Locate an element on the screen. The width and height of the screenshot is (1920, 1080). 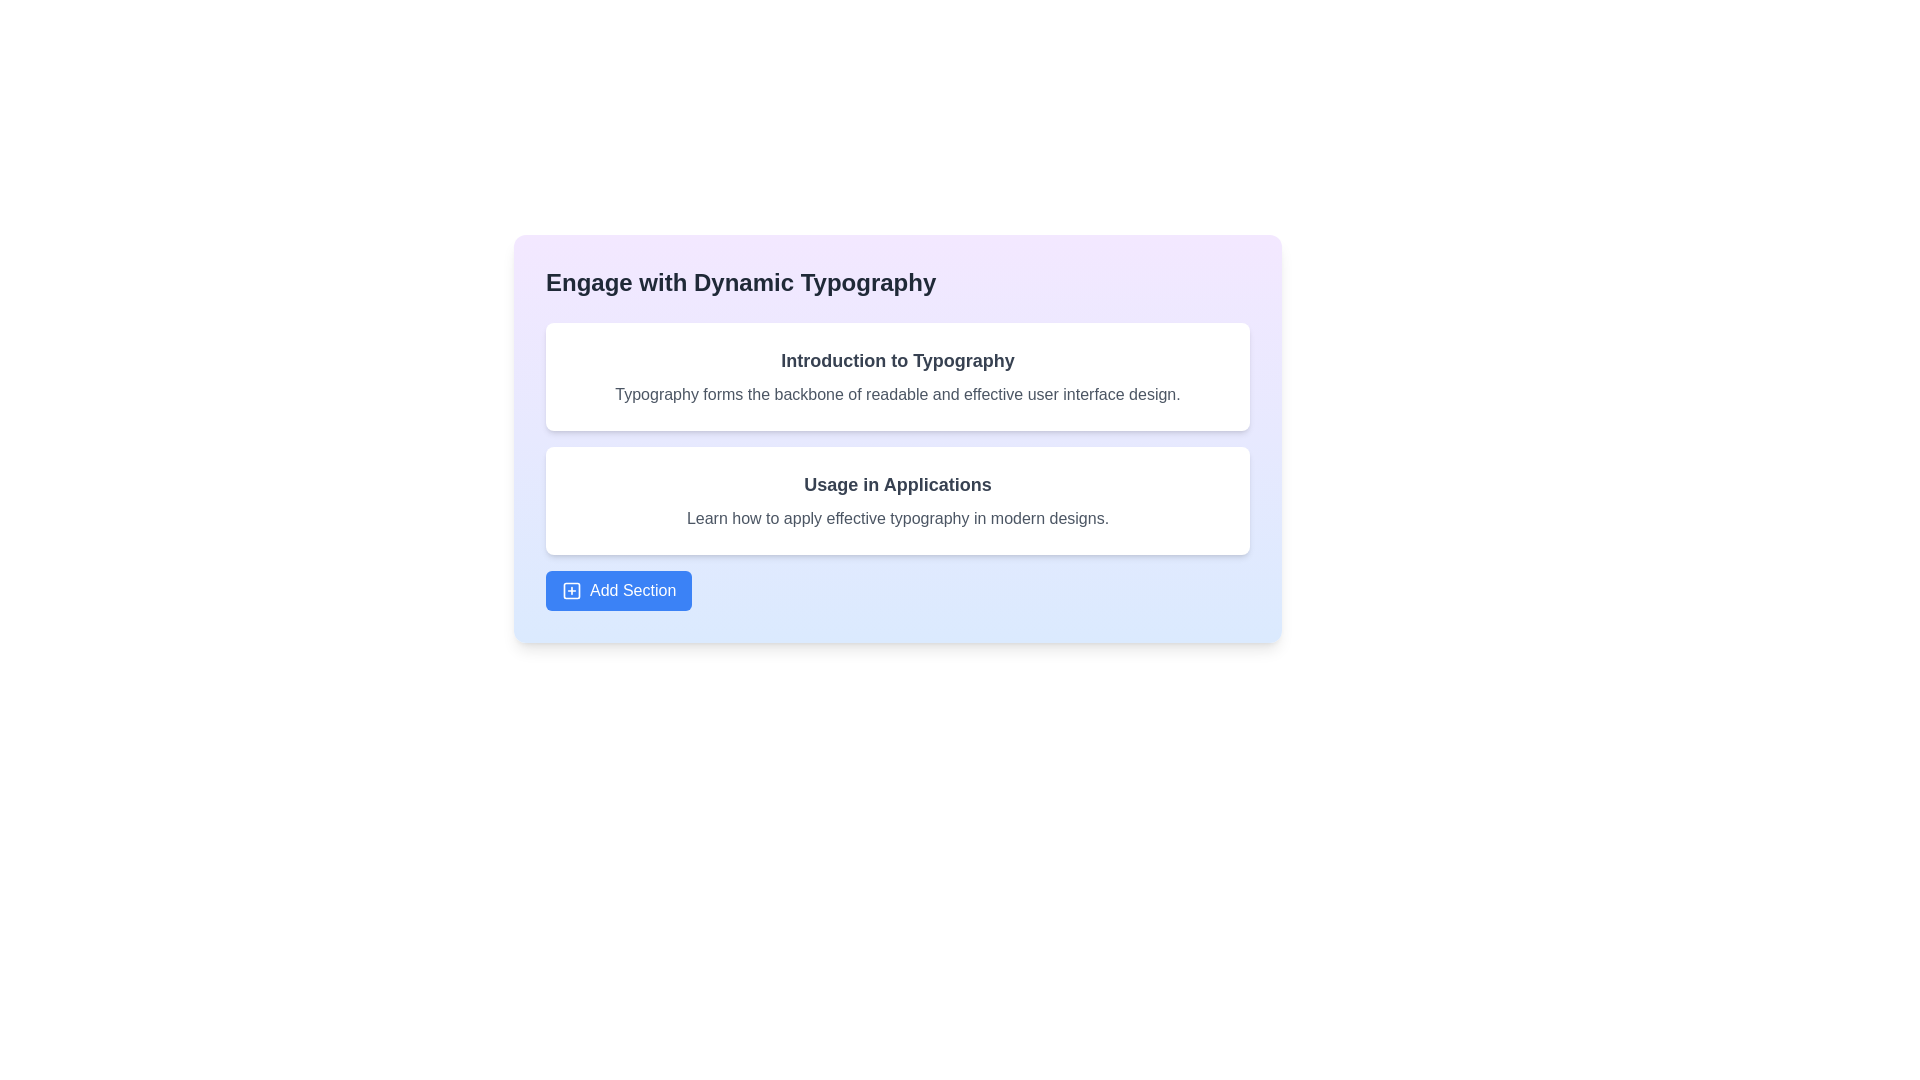
the text element that contains the sentence 'Typography forms the backbone of readable and effective user interface design.', located underneath the header 'Introduction to Typography' in a white card is located at coordinates (896, 394).